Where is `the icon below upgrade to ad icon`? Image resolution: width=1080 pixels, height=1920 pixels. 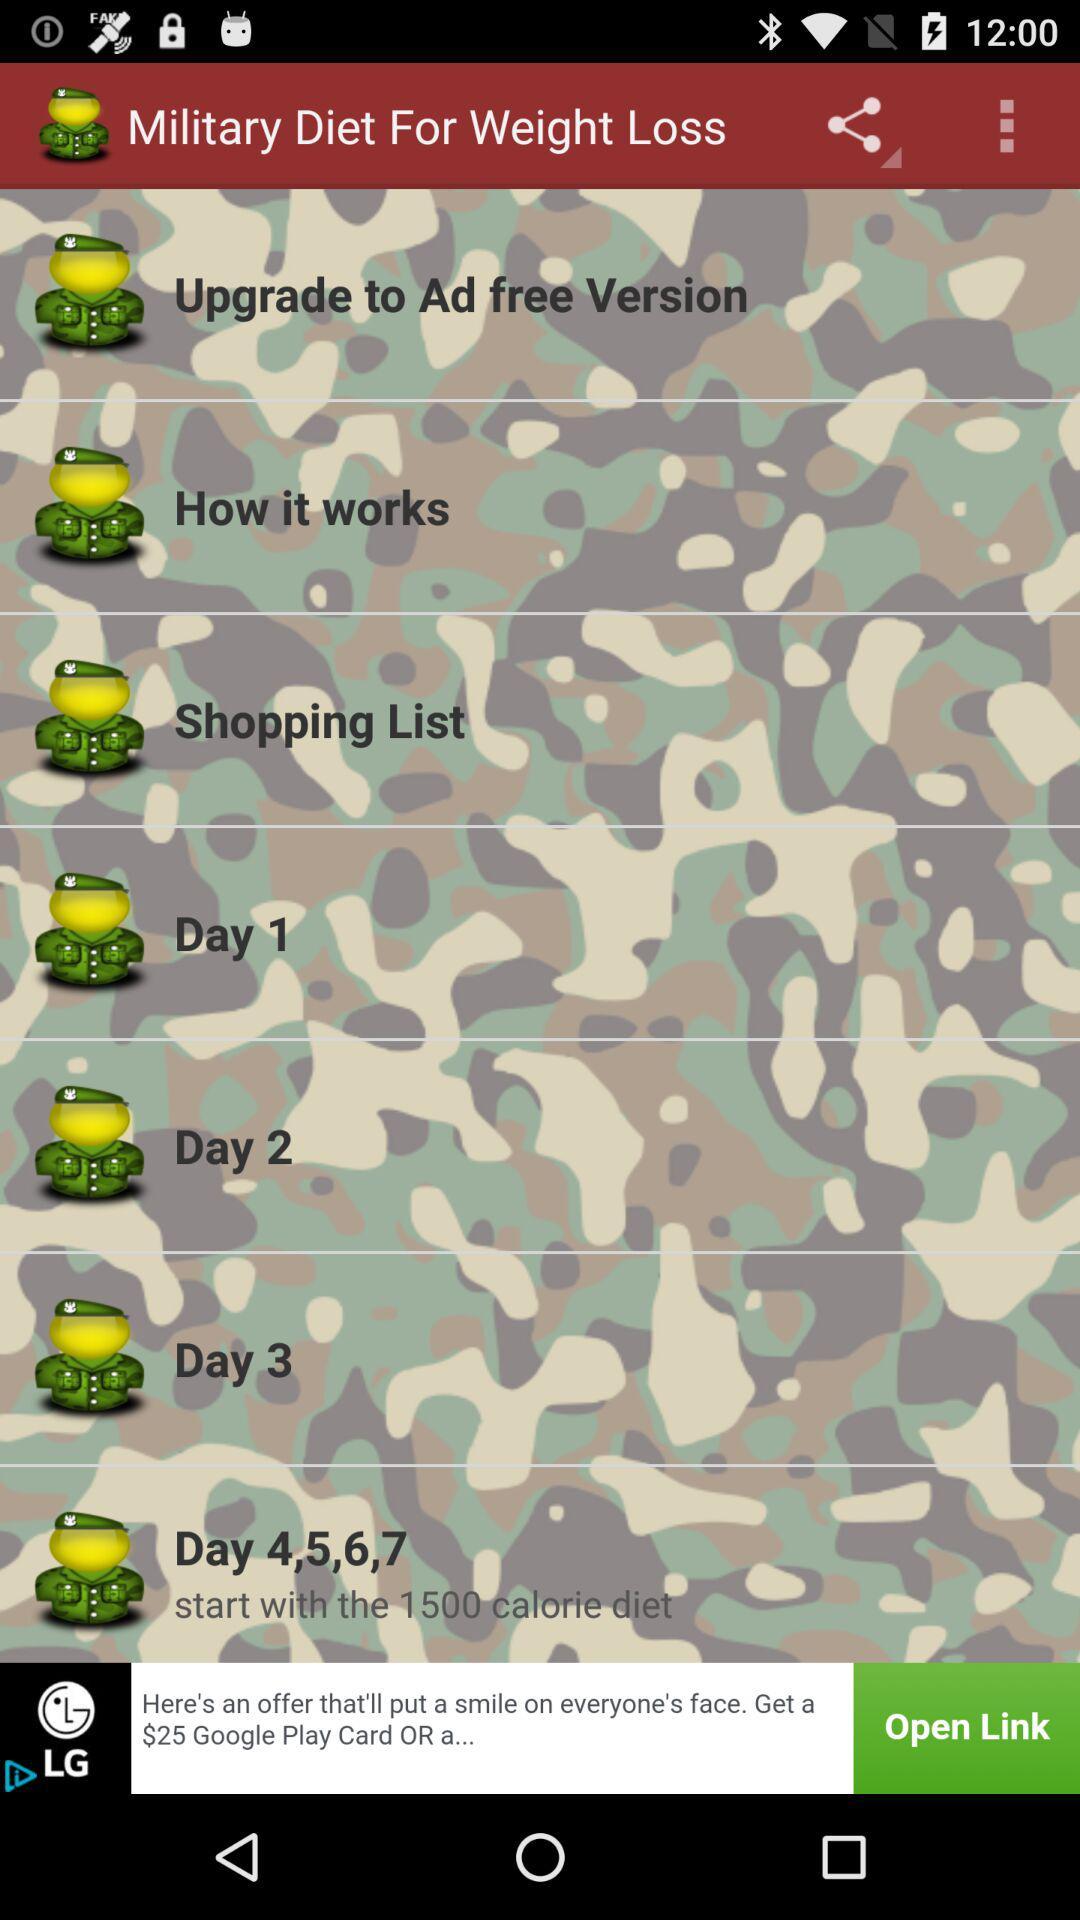
the icon below upgrade to ad icon is located at coordinates (613, 506).